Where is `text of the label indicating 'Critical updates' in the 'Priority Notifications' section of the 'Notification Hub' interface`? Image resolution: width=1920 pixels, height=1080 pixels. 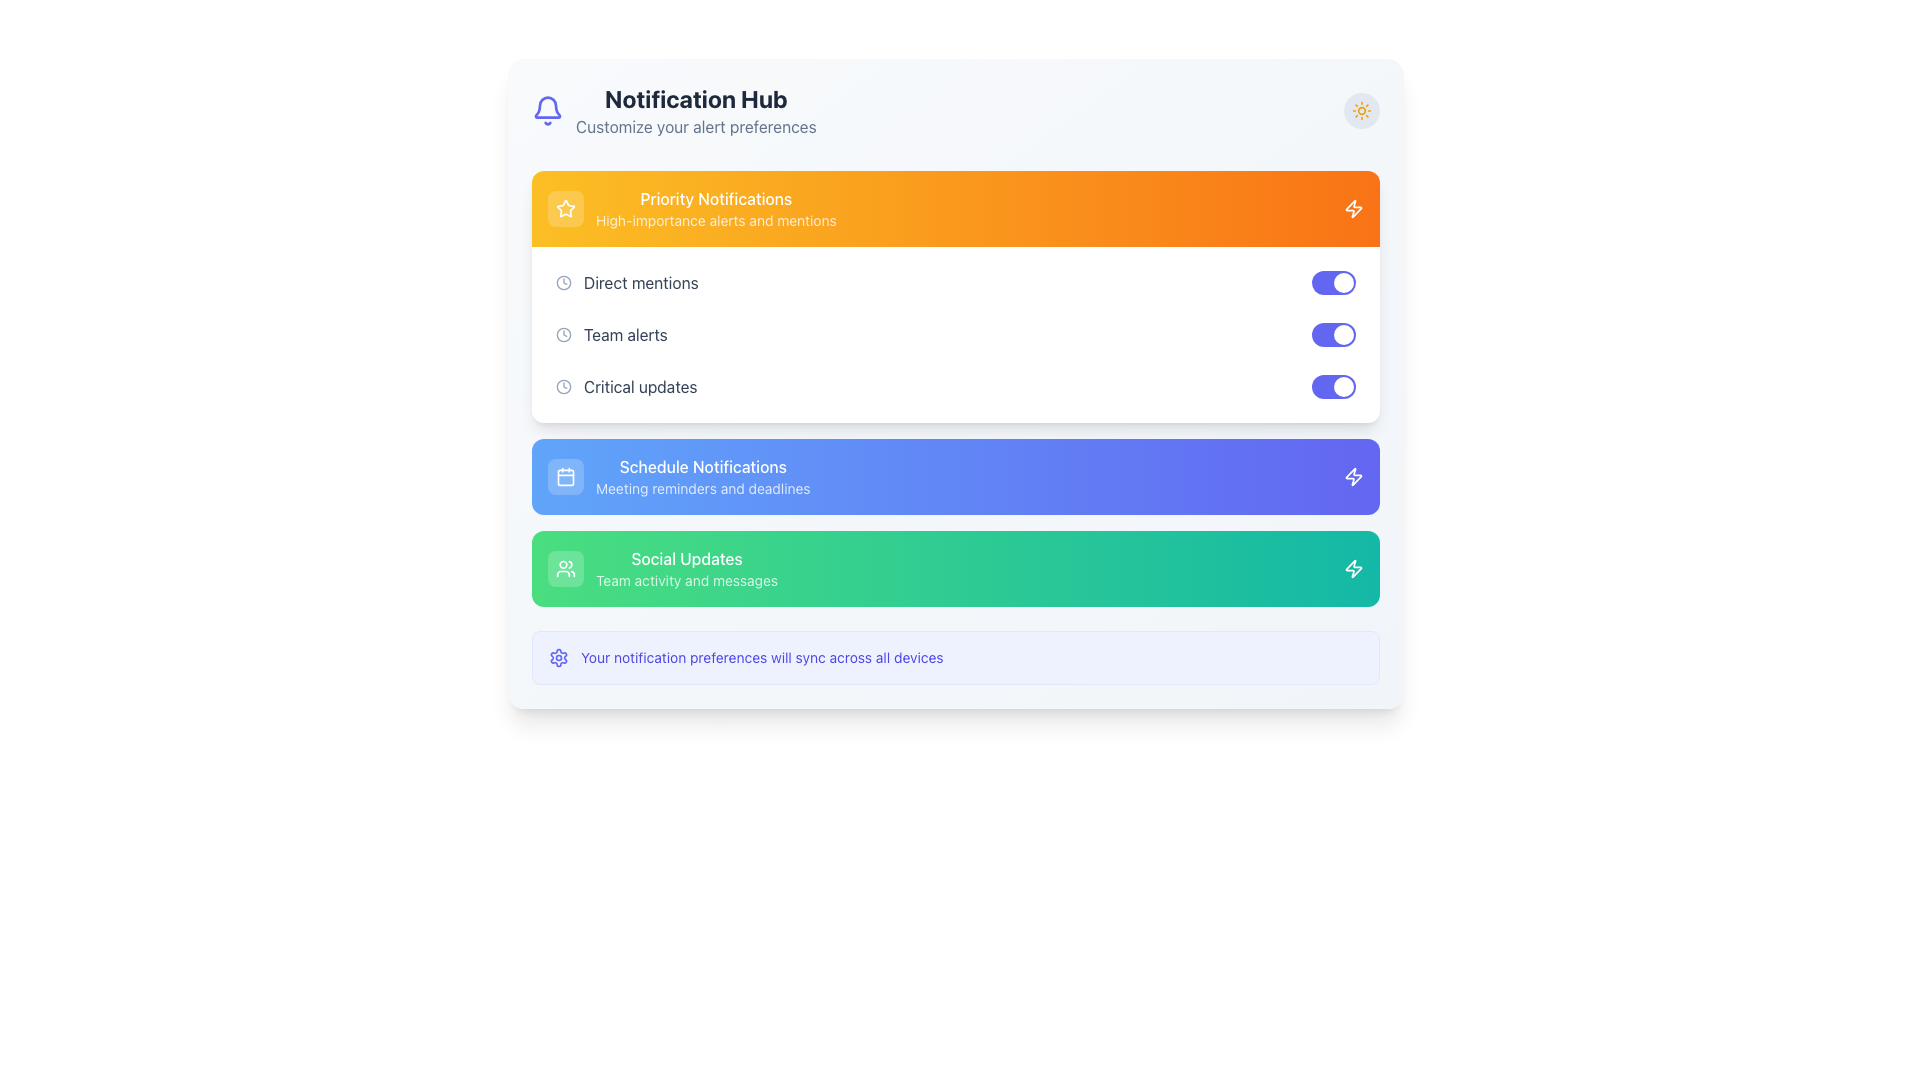 text of the label indicating 'Critical updates' in the 'Priority Notifications' section of the 'Notification Hub' interface is located at coordinates (625, 386).